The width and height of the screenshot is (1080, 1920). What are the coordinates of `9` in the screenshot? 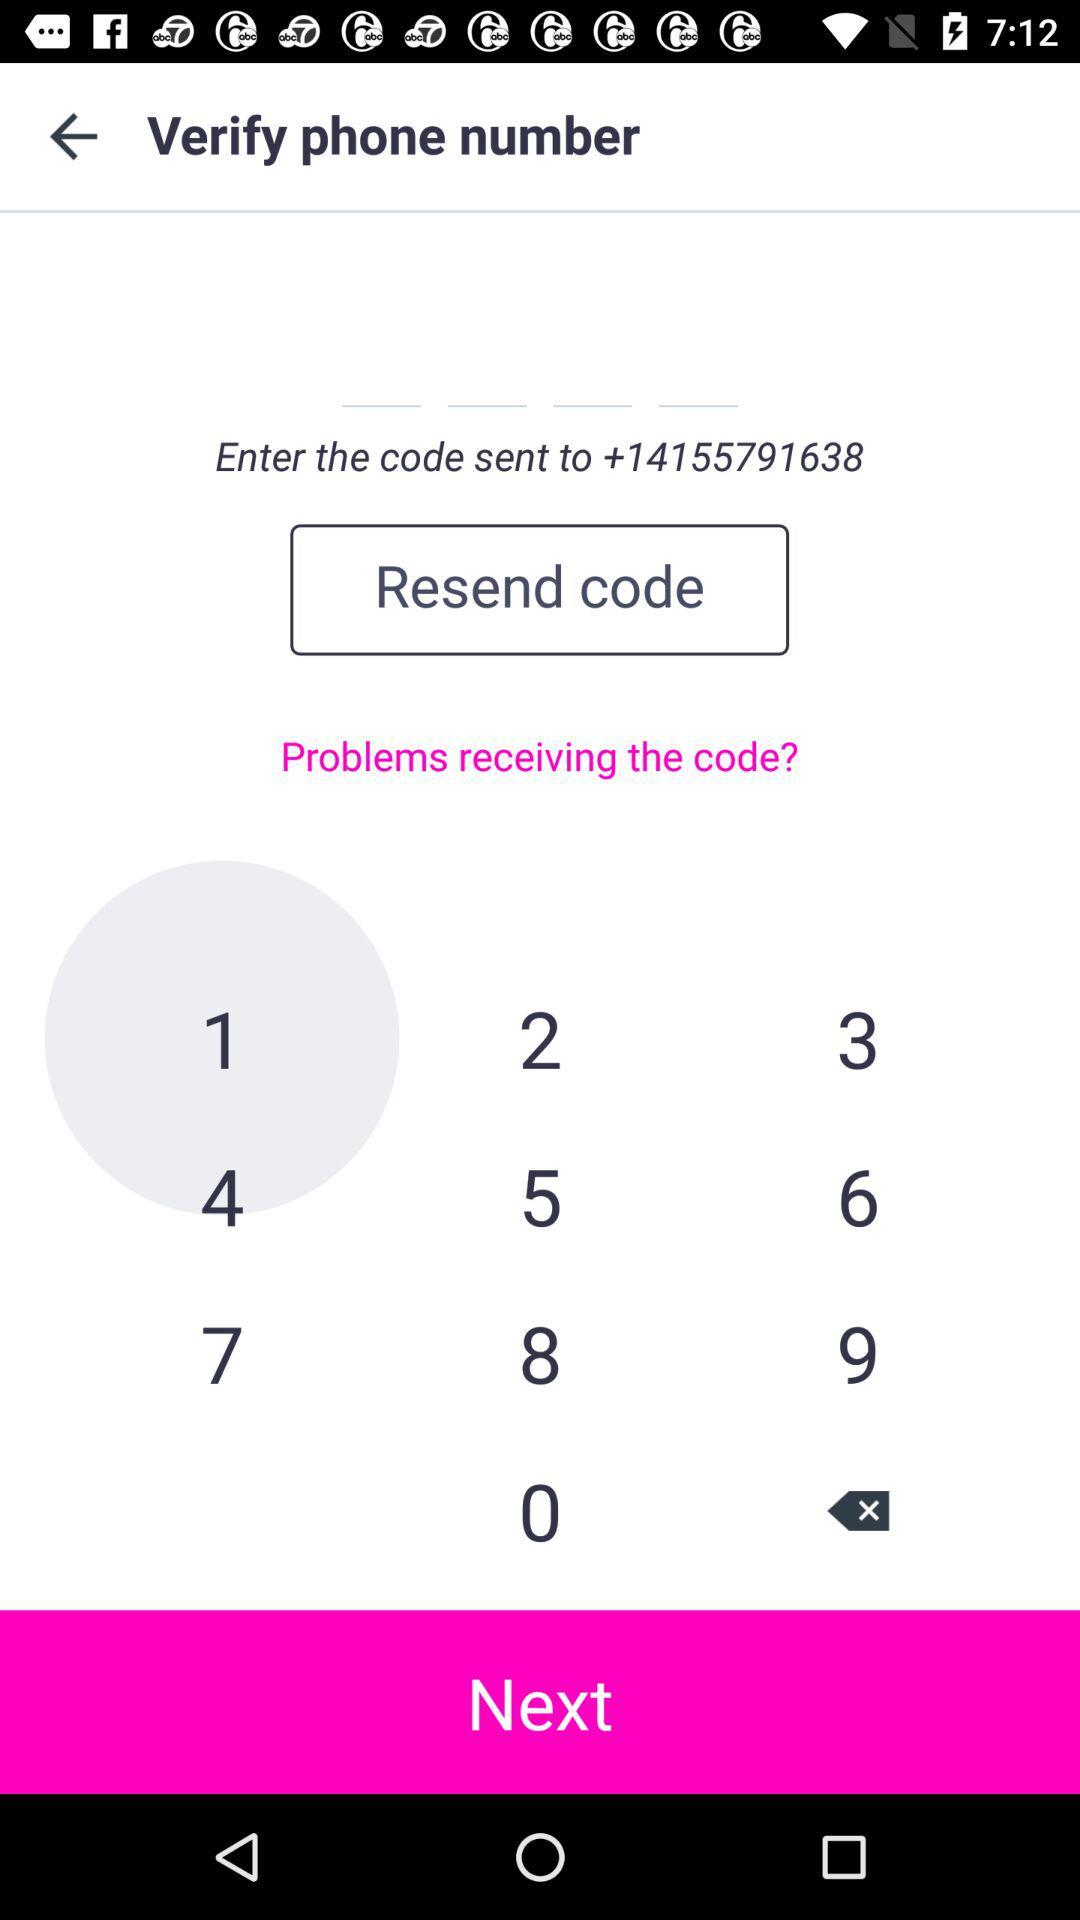 It's located at (856, 1353).